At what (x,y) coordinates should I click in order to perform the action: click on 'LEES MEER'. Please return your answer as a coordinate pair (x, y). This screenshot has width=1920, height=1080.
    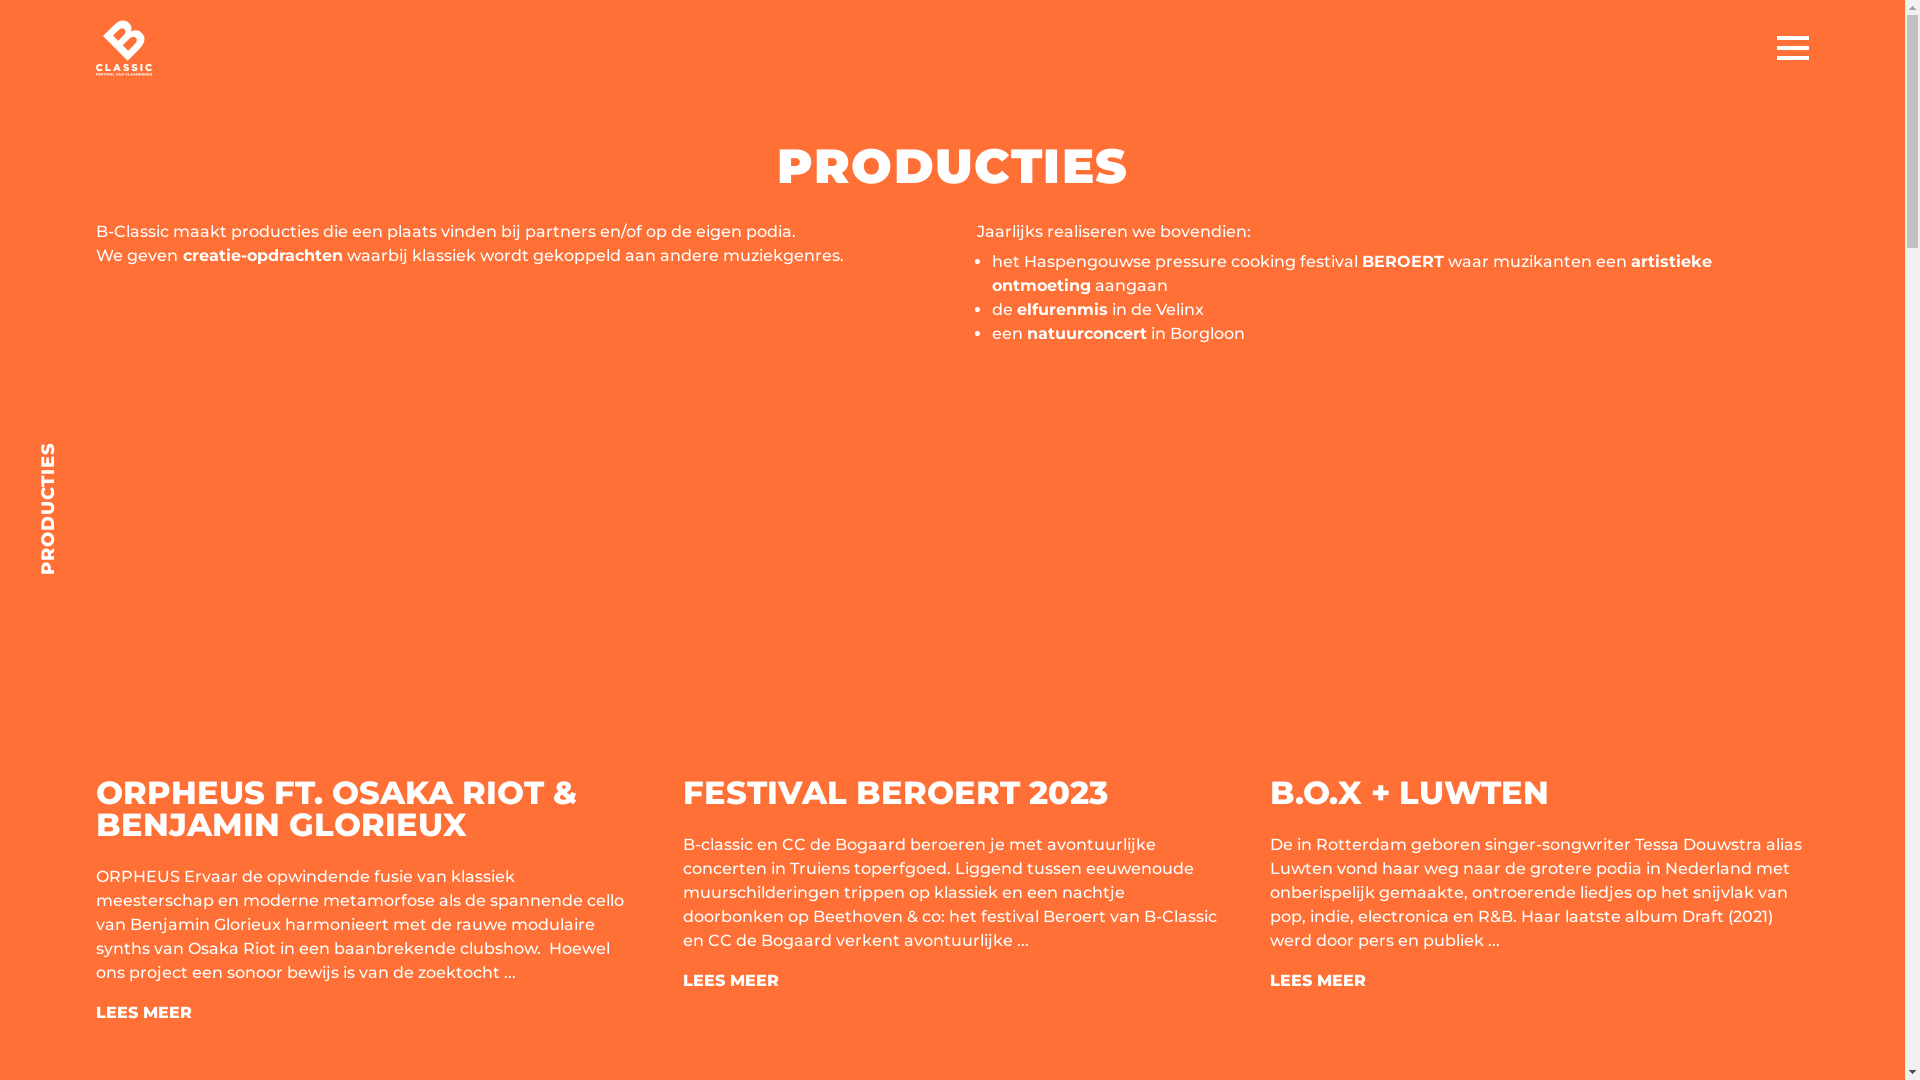
    Looking at the image, I should click on (1318, 979).